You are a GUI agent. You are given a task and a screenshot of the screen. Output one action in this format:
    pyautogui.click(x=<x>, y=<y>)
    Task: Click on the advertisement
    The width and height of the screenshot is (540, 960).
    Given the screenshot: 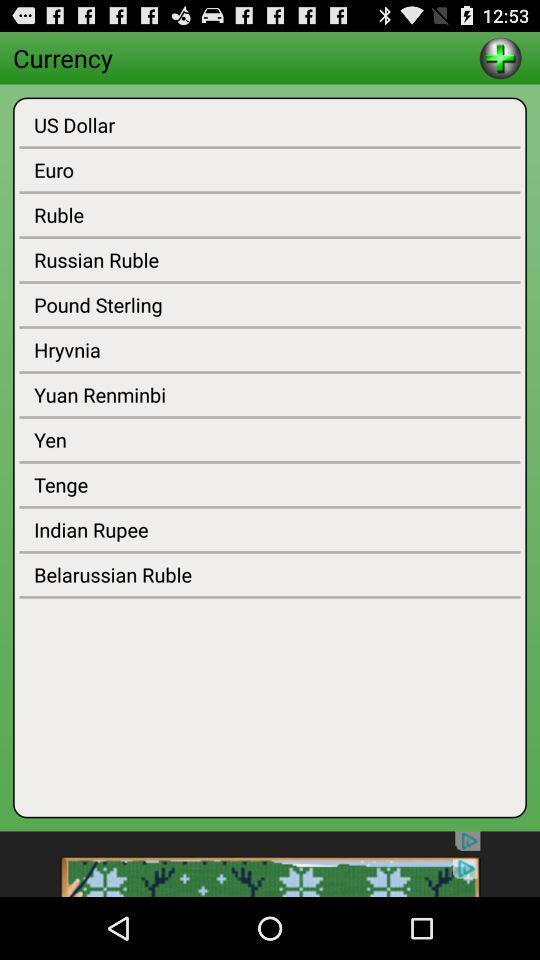 What is the action you would take?
    pyautogui.click(x=270, y=863)
    